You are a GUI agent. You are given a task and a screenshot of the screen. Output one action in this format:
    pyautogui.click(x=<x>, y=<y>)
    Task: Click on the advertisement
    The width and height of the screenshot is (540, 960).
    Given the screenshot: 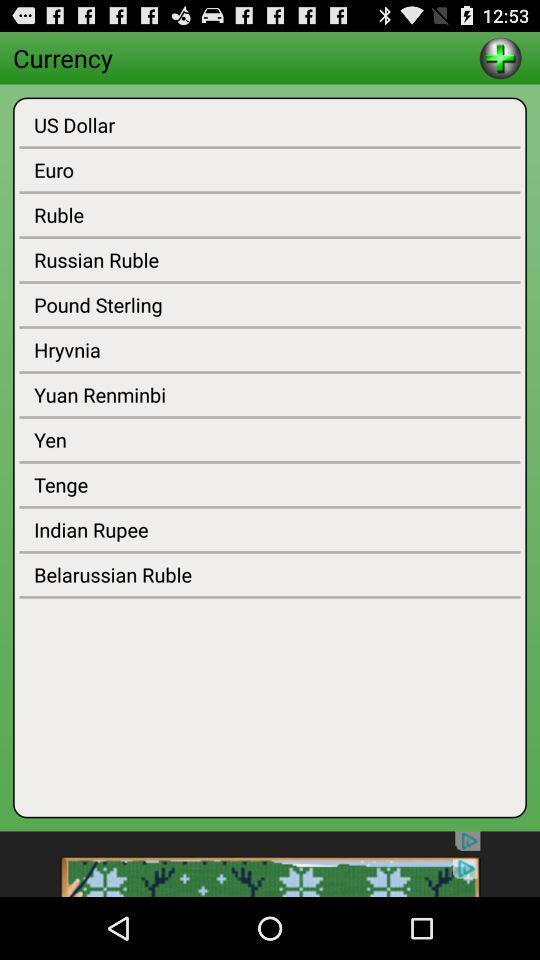 What is the action you would take?
    pyautogui.click(x=270, y=863)
    